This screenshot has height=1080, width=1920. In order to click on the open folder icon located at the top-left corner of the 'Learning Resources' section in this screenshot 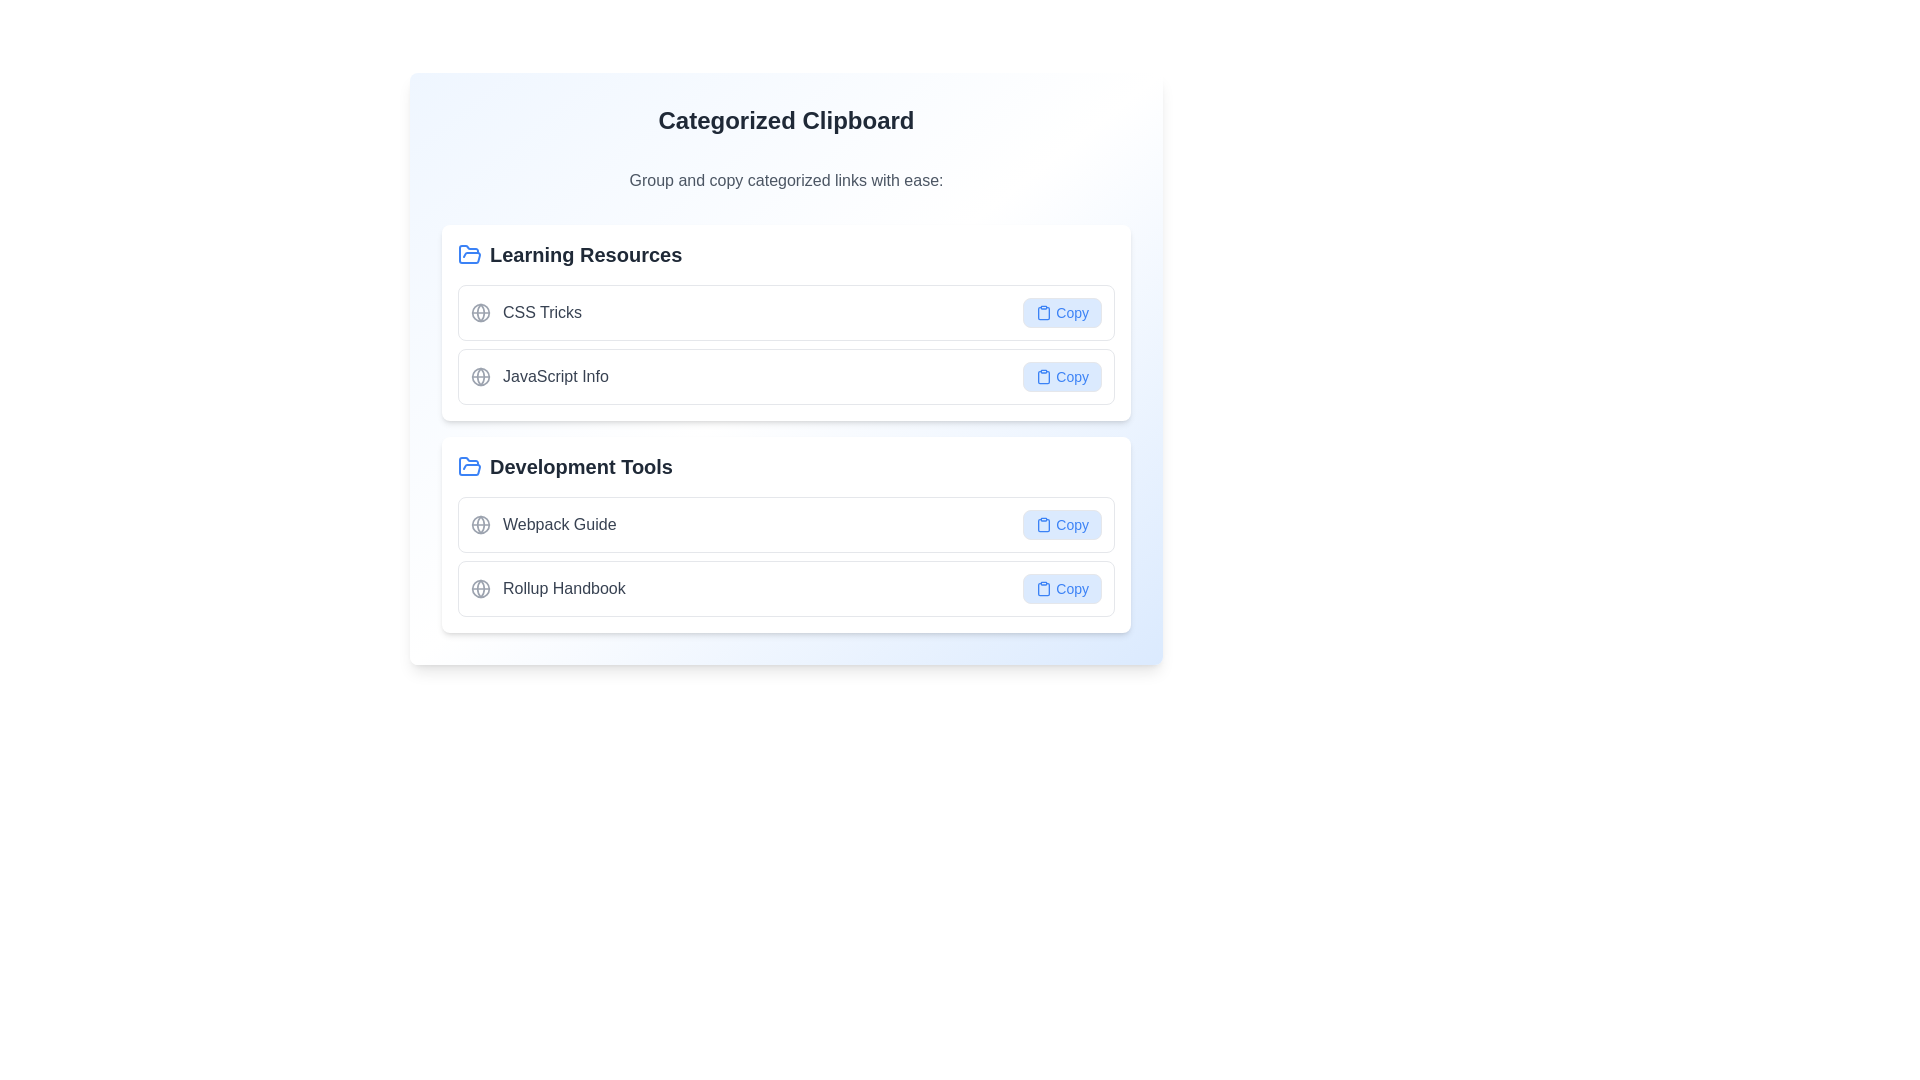, I will do `click(469, 253)`.